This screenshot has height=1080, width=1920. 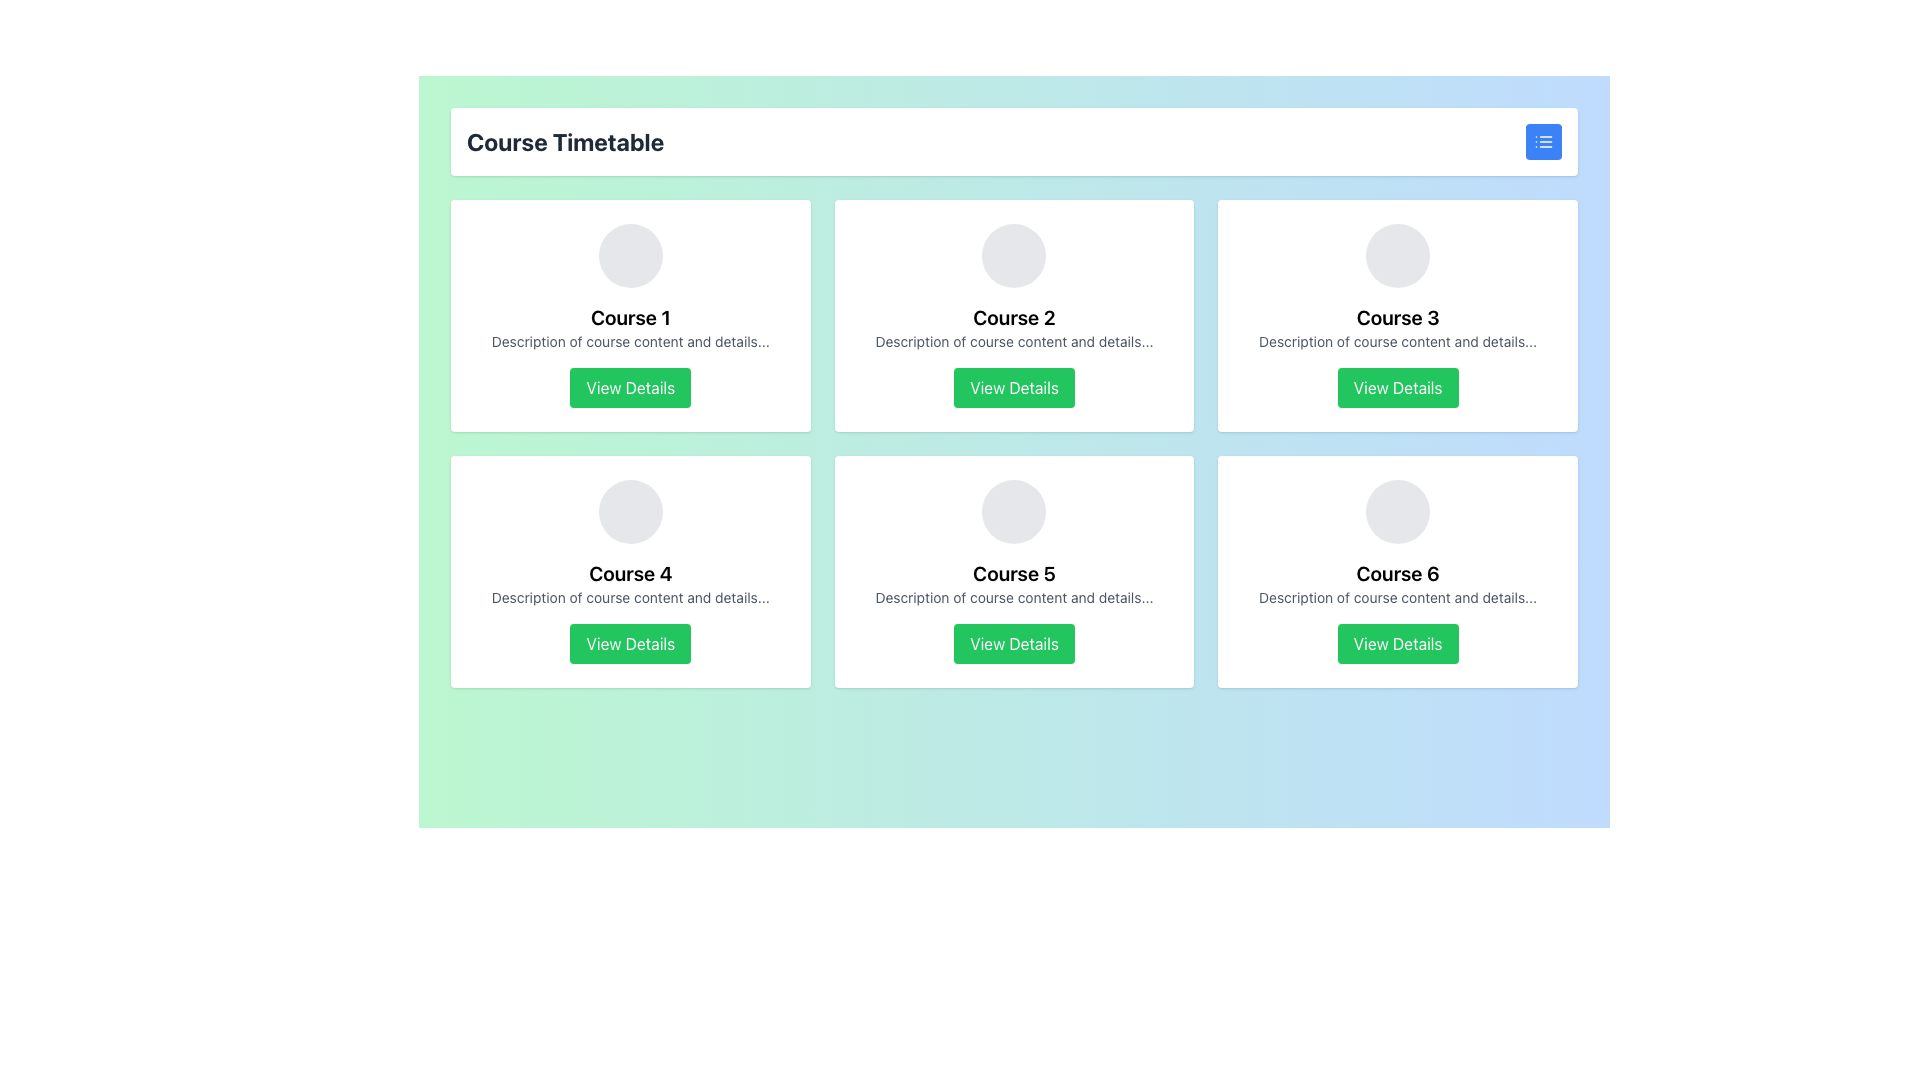 What do you see at coordinates (1397, 254) in the screenshot?
I see `the circular gray placeholder image located at the top of the 'Course 3' card, which is centered above the course title` at bounding box center [1397, 254].